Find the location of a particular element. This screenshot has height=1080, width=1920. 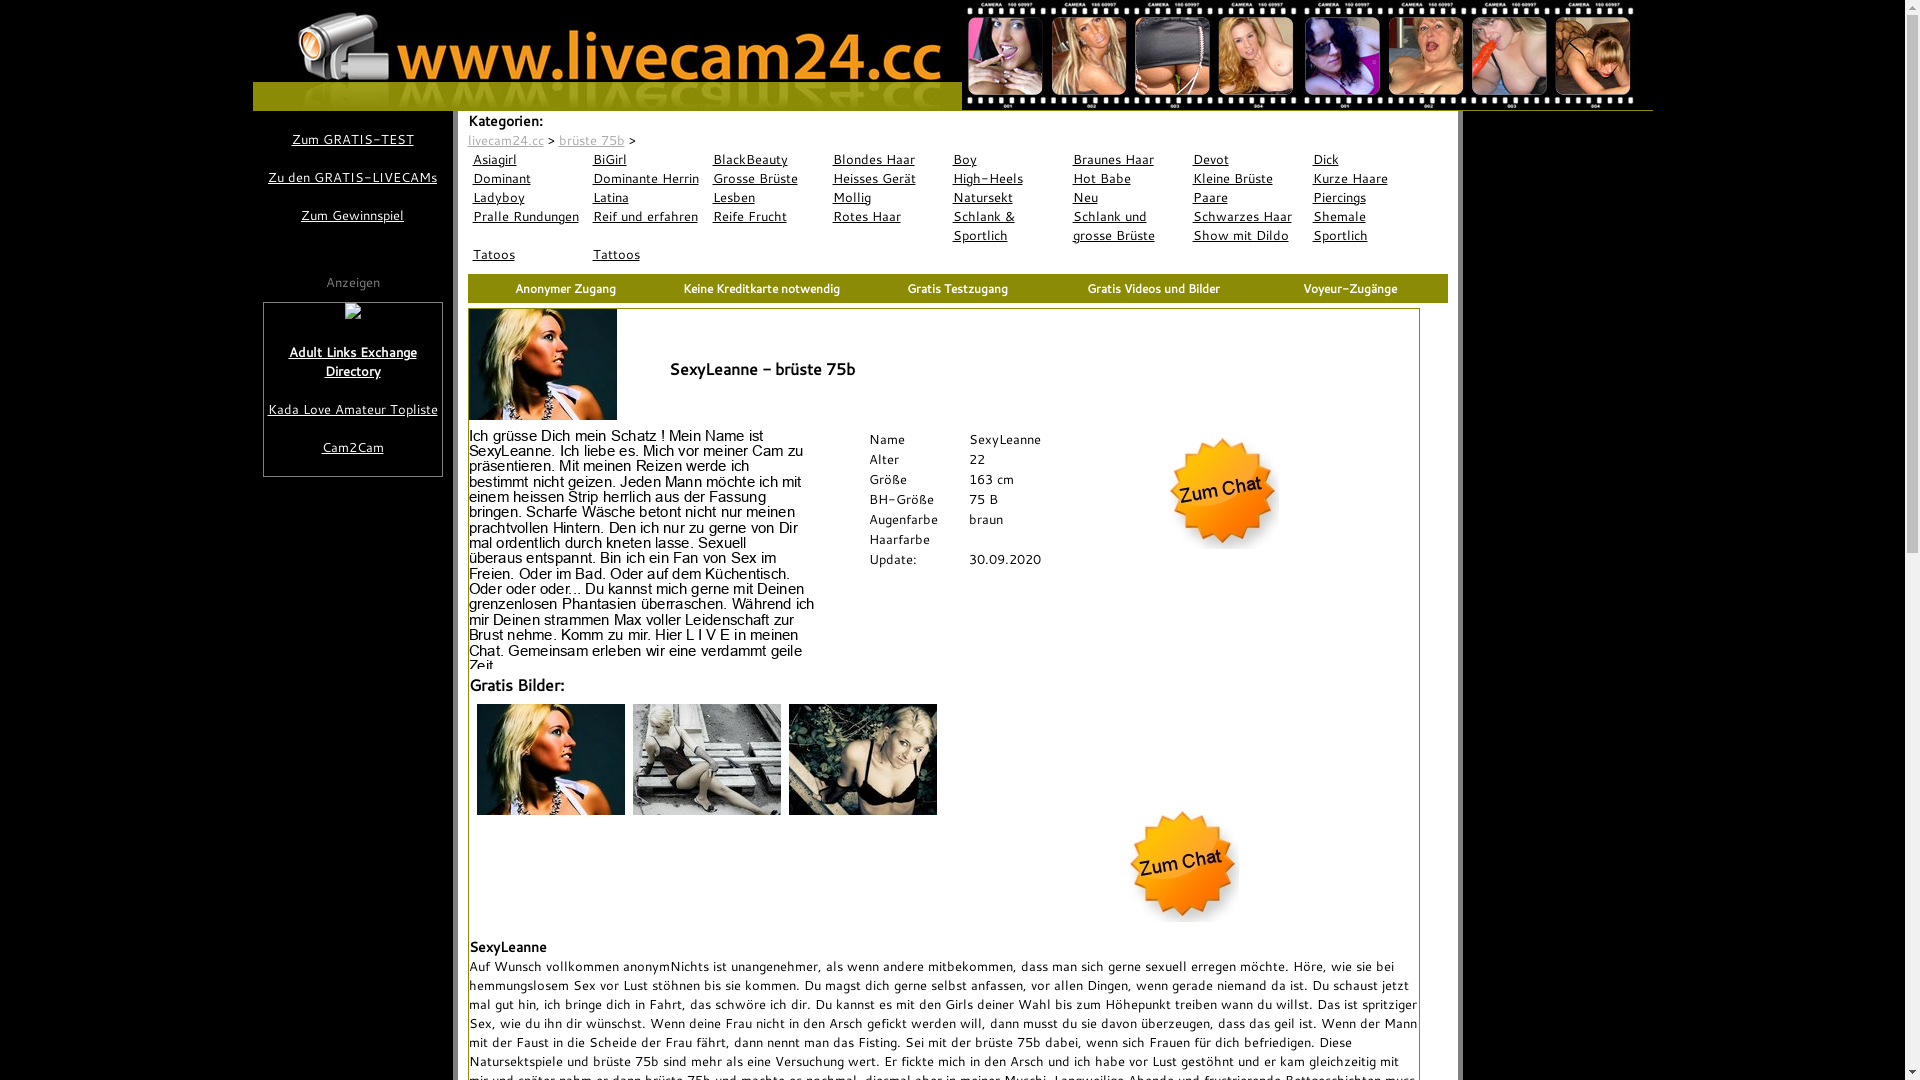

'Mollig' is located at coordinates (887, 197).